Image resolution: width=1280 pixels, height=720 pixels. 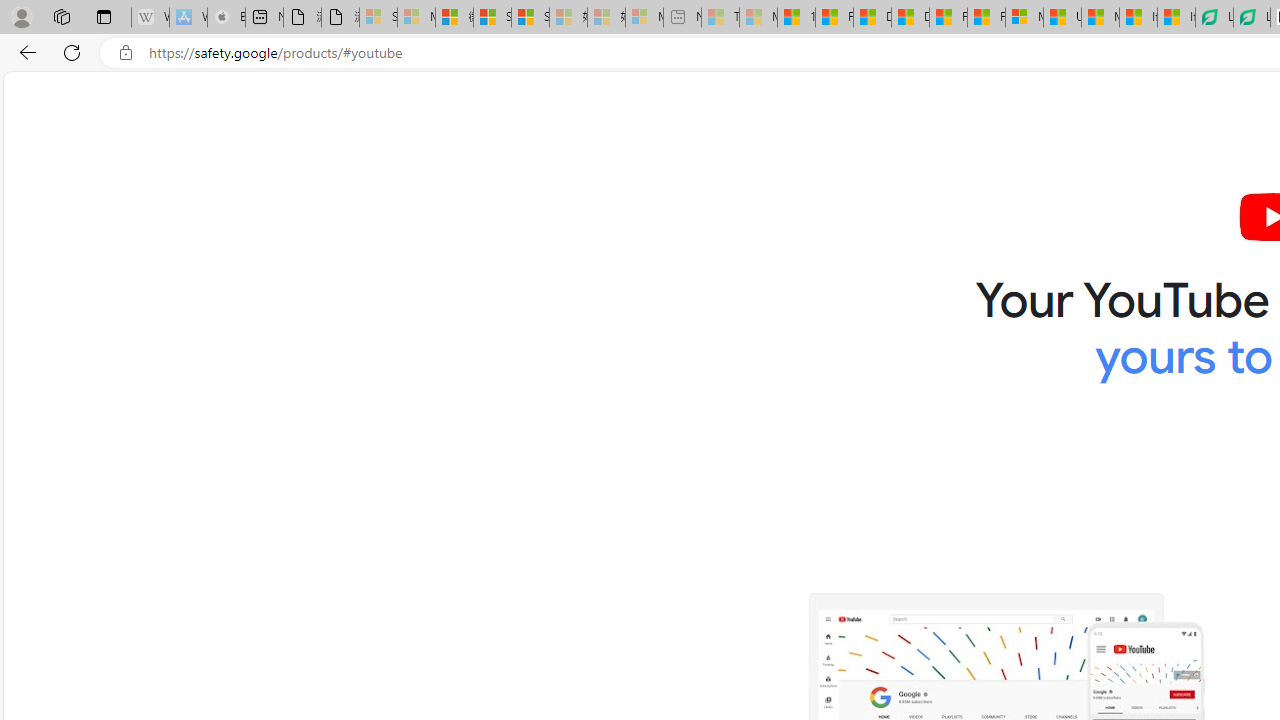 I want to click on 'US Heat Deaths Soared To Record High Last Year', so click(x=1062, y=17).